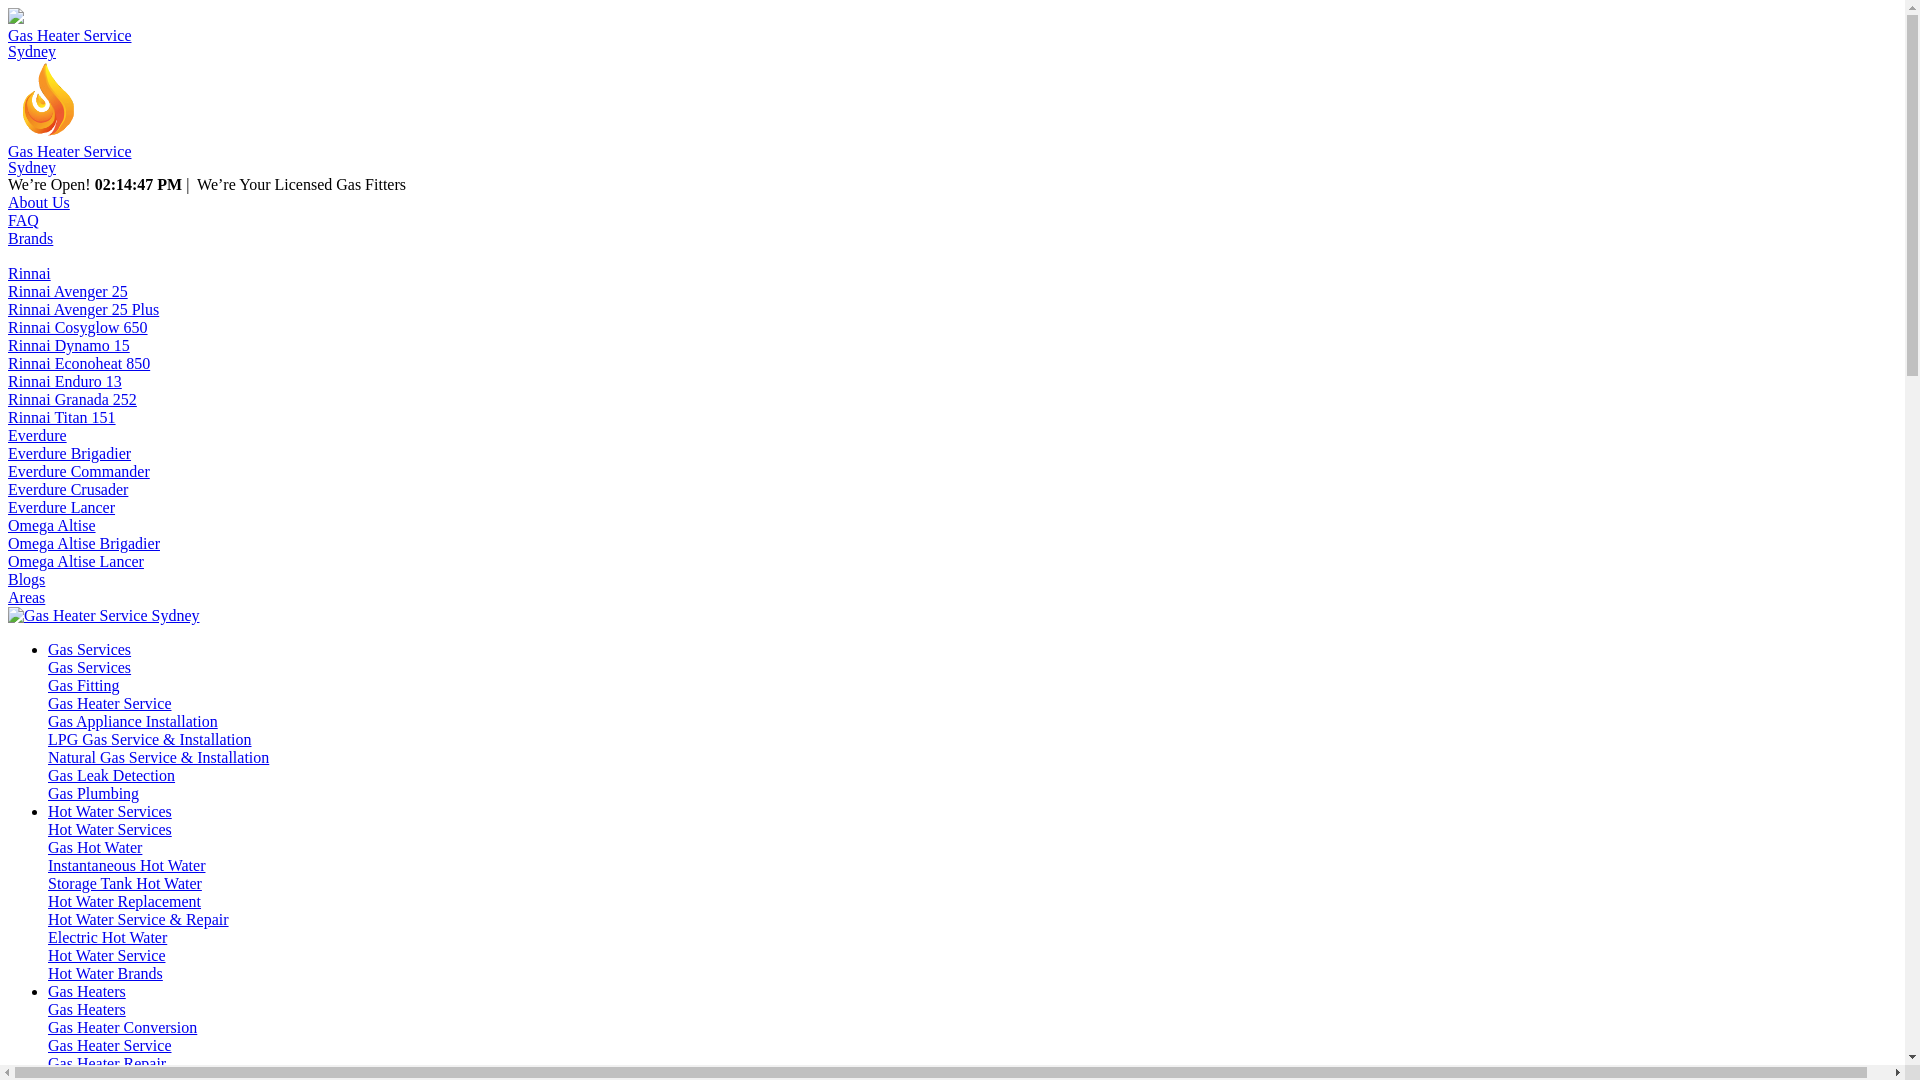 This screenshot has height=1080, width=1920. Describe the element at coordinates (48, 1027) in the screenshot. I see `'Gas Heater Conversion'` at that location.